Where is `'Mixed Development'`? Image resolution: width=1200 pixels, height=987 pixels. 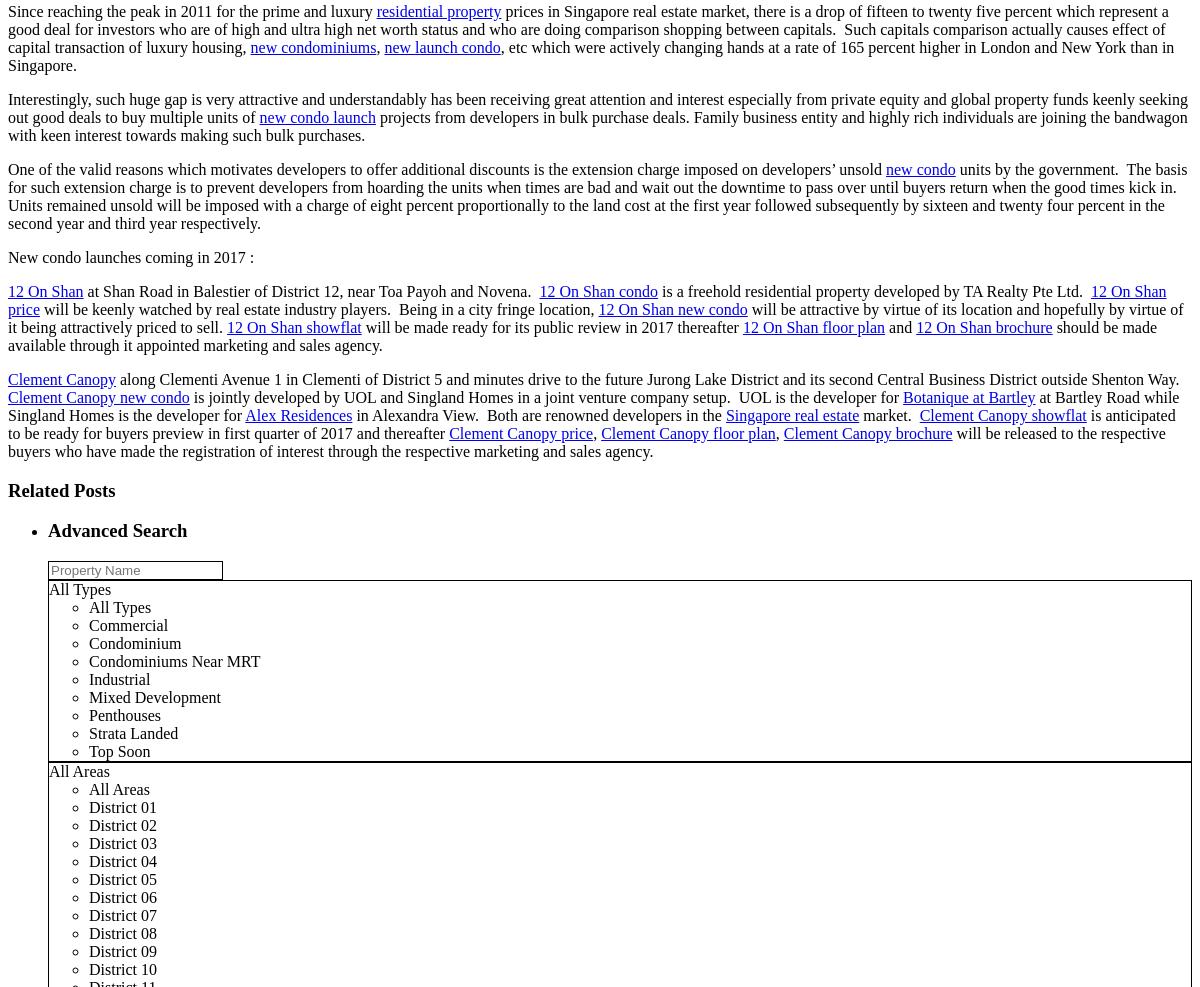
'Mixed Development' is located at coordinates (153, 697).